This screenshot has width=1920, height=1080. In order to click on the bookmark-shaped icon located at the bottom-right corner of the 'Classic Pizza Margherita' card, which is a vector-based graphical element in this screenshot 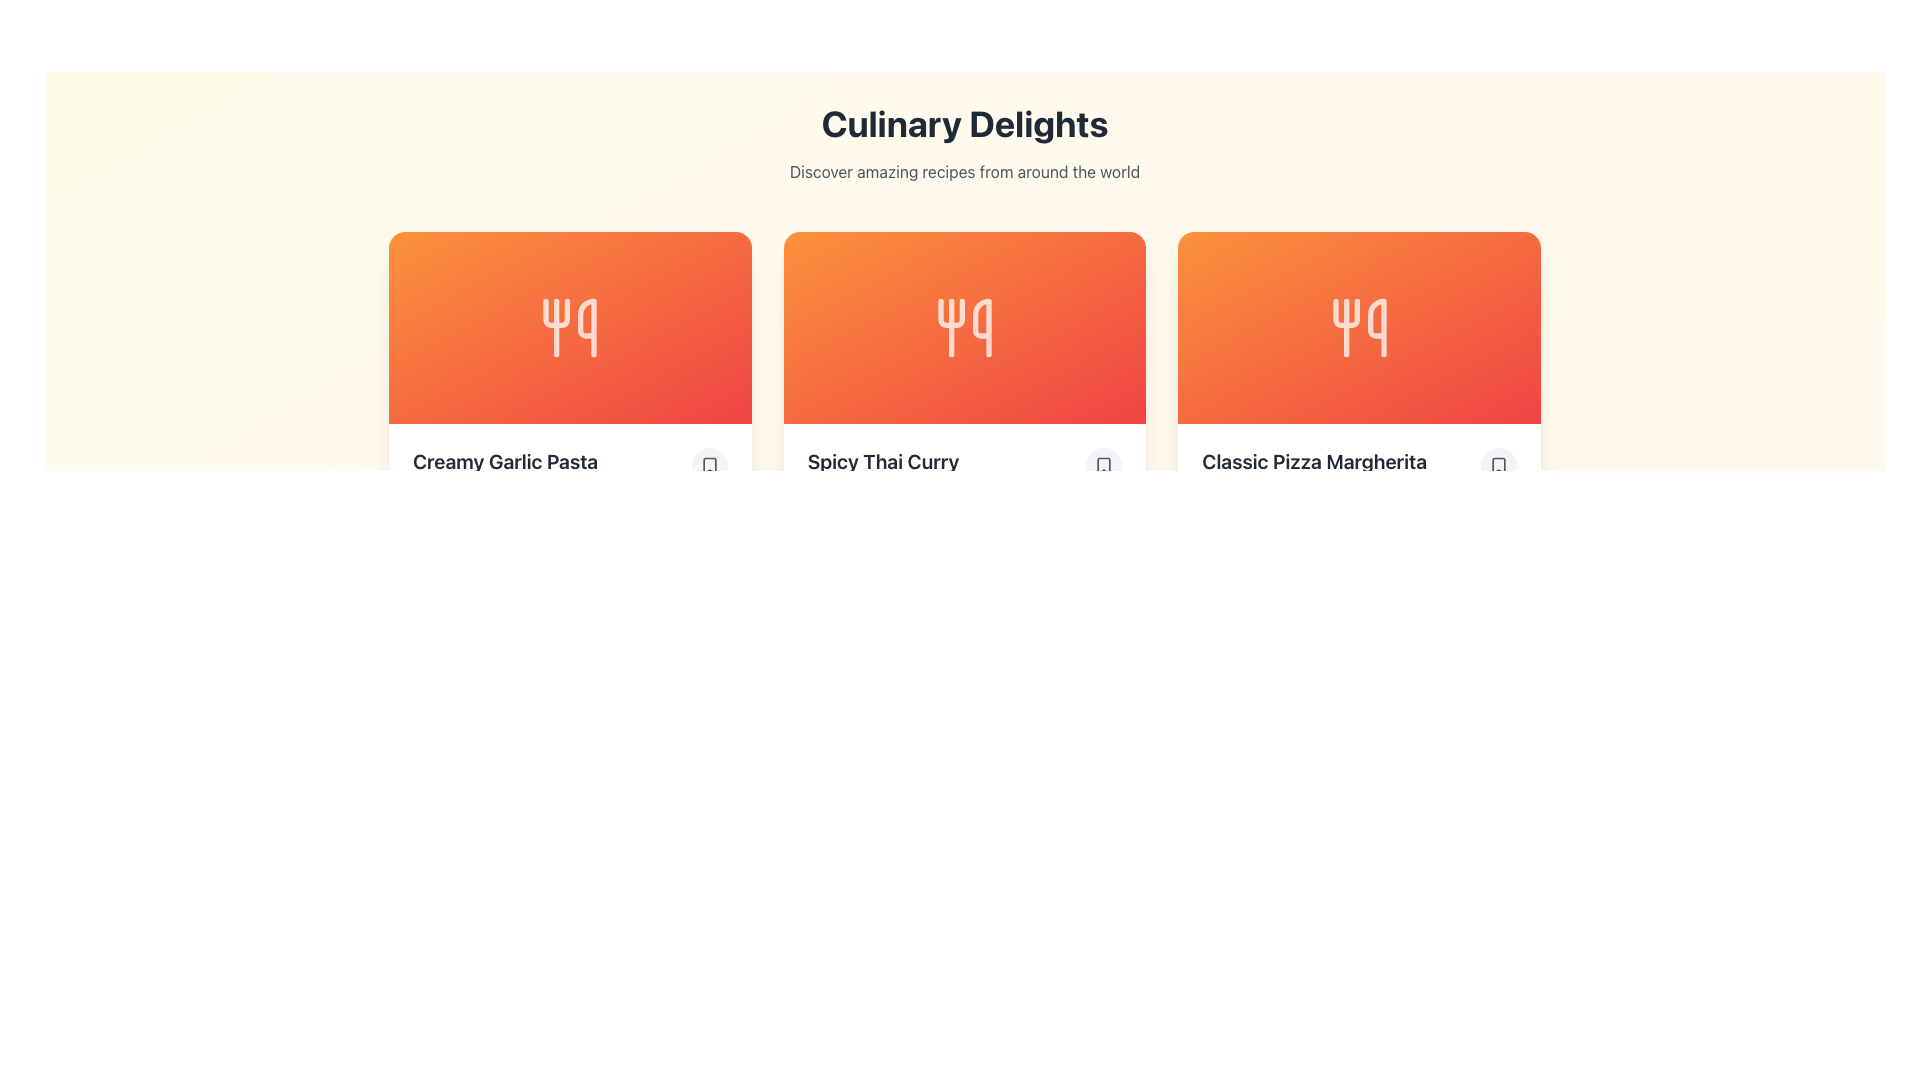, I will do `click(1498, 466)`.